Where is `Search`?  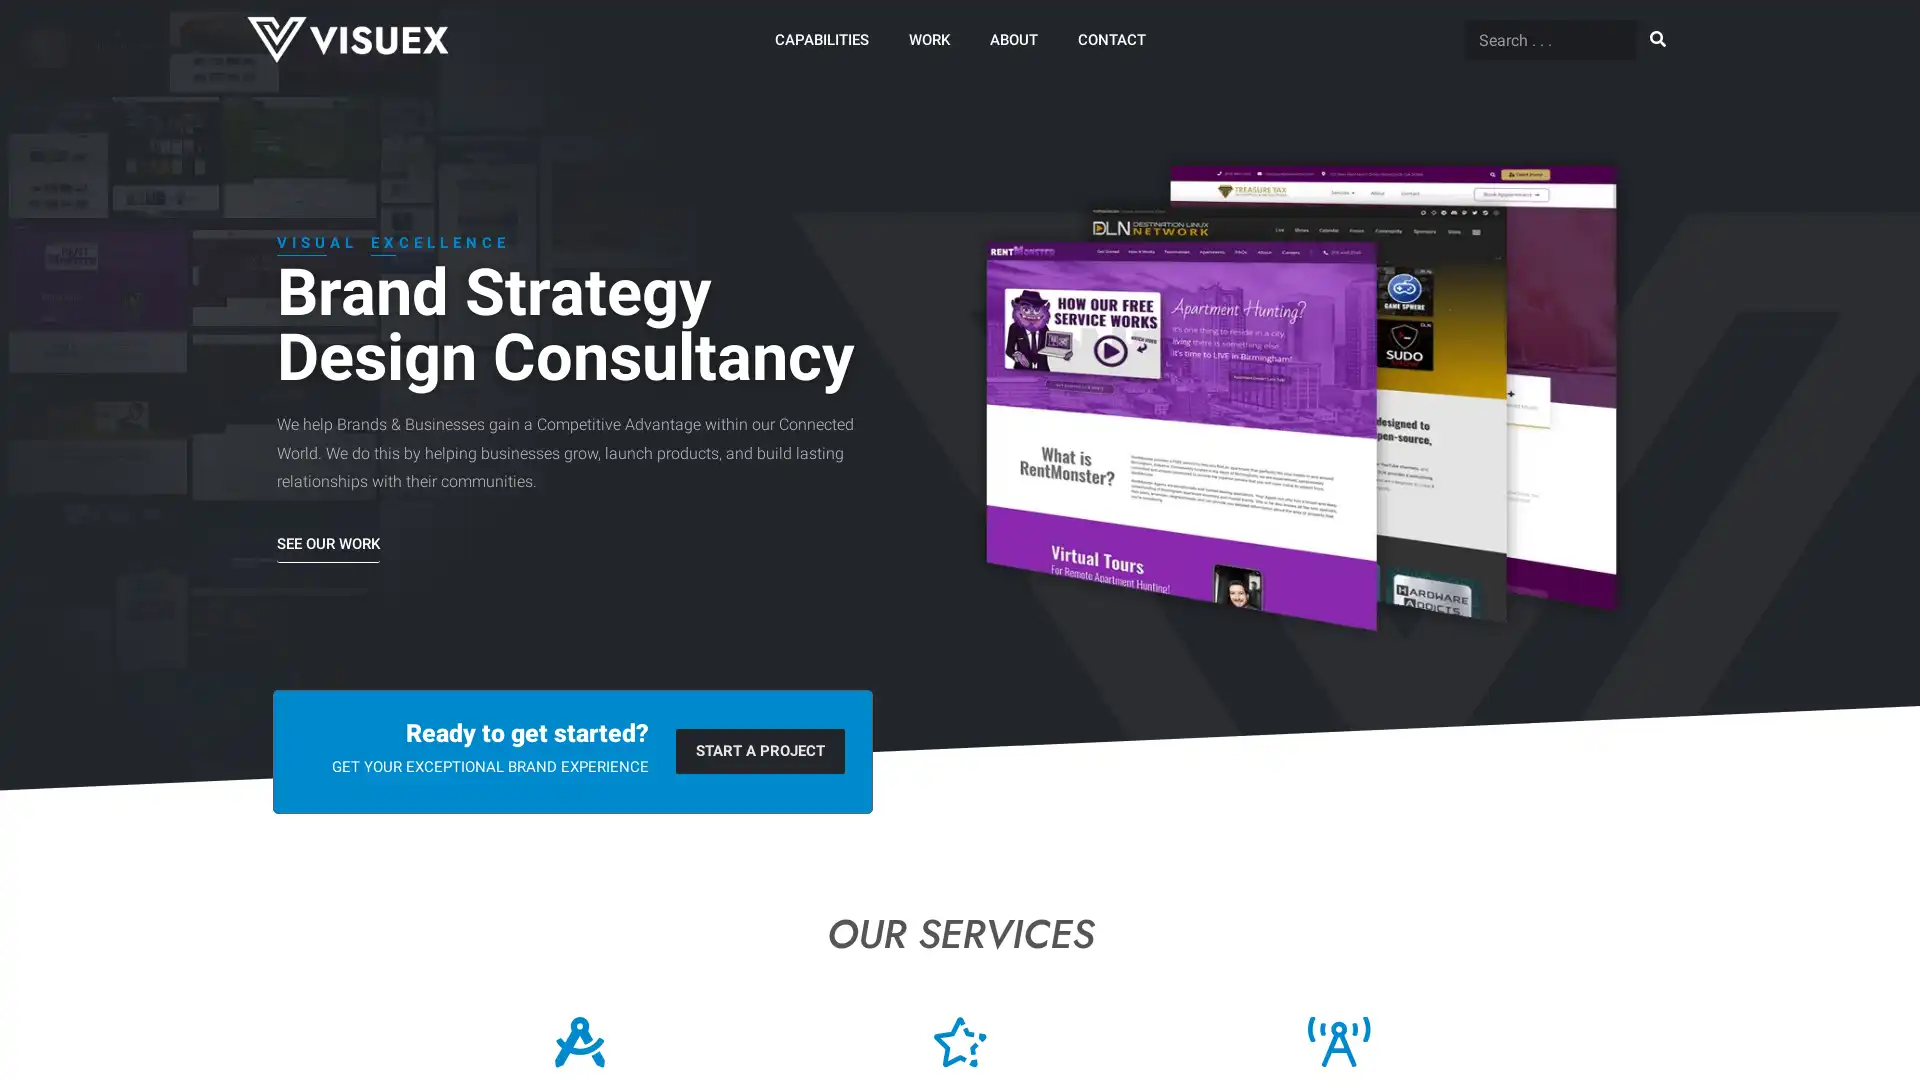 Search is located at coordinates (1657, 39).